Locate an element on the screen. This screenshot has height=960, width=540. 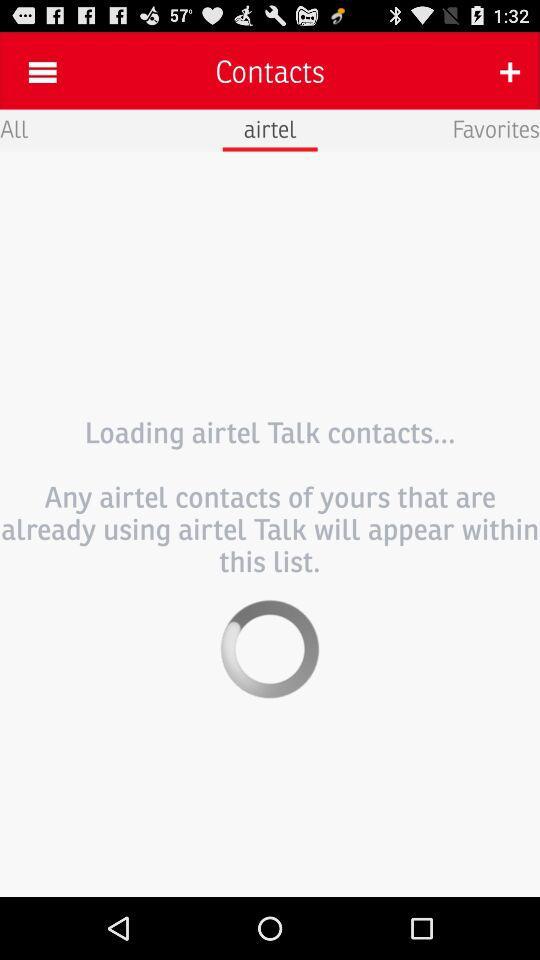
the item to the left of the airtel item is located at coordinates (13, 127).